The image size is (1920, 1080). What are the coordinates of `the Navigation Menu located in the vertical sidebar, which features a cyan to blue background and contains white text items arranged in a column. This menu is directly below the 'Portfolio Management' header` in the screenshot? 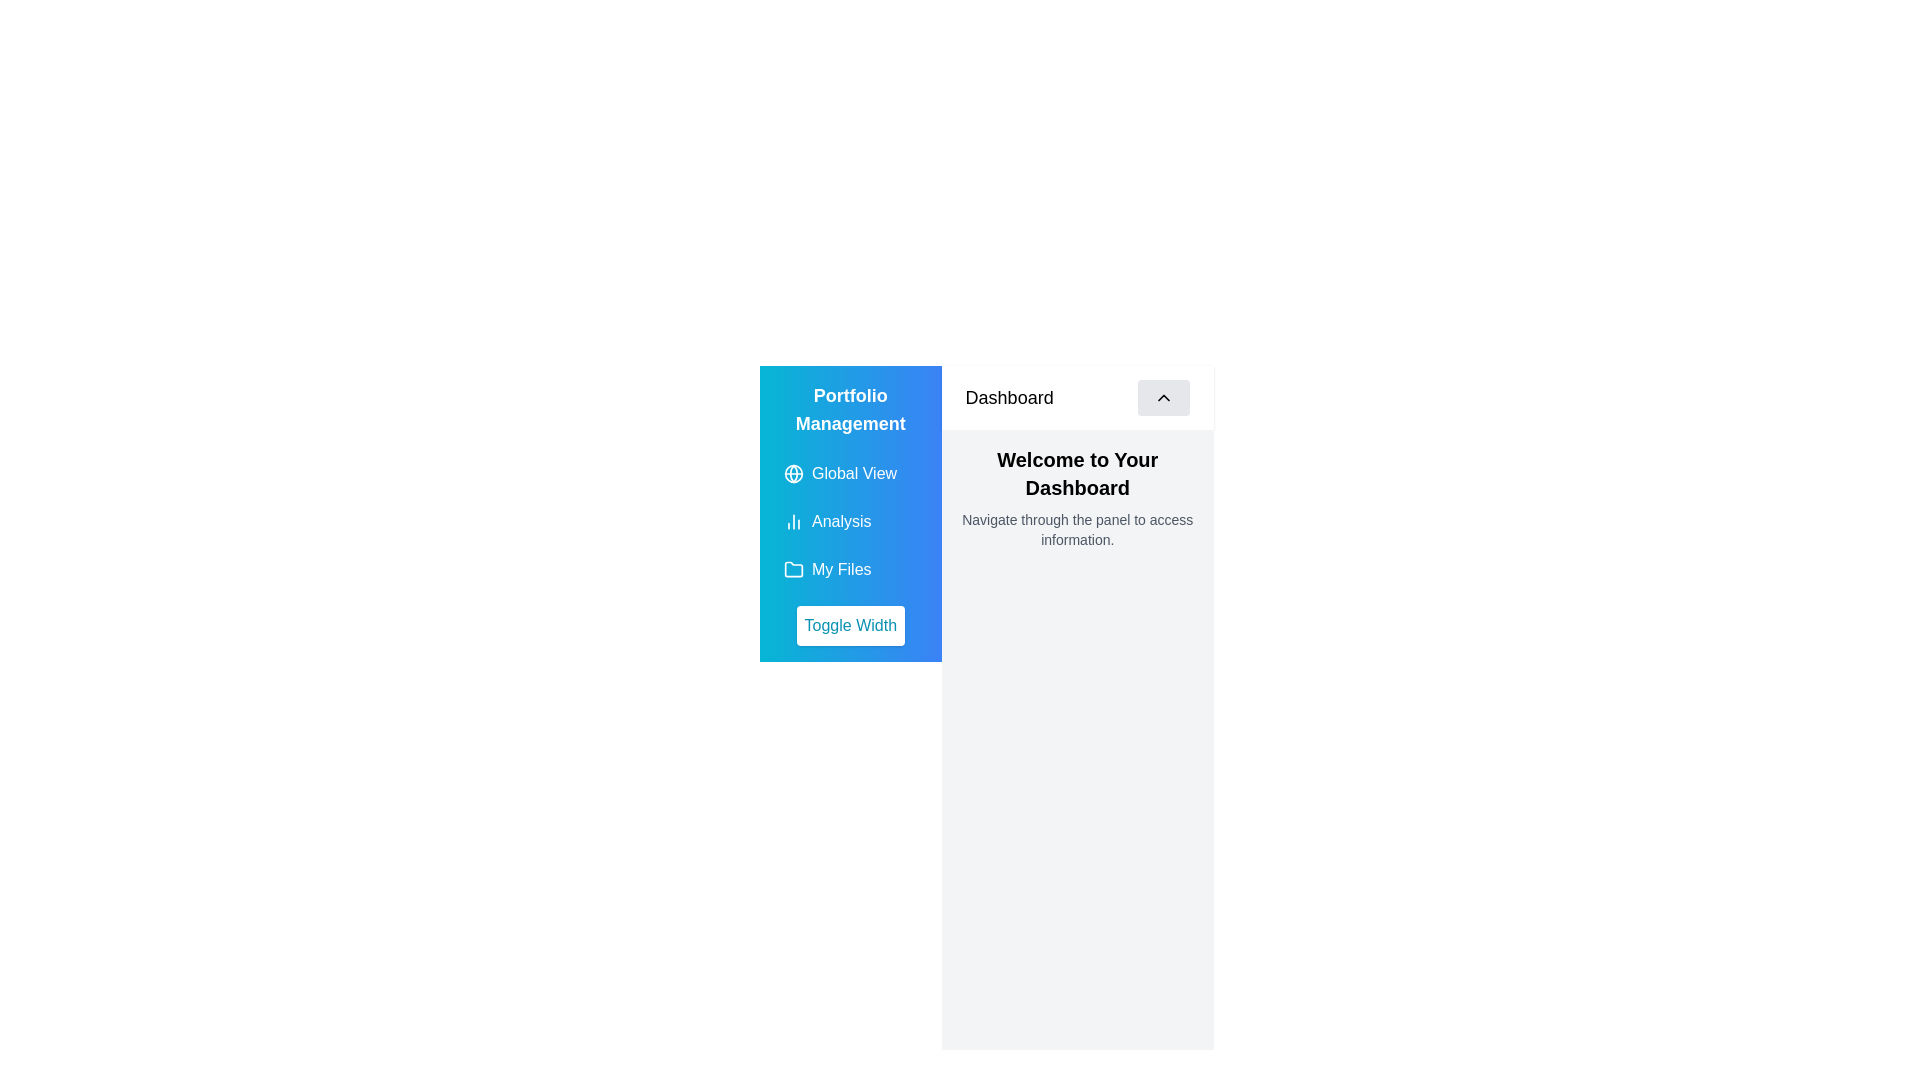 It's located at (850, 512).